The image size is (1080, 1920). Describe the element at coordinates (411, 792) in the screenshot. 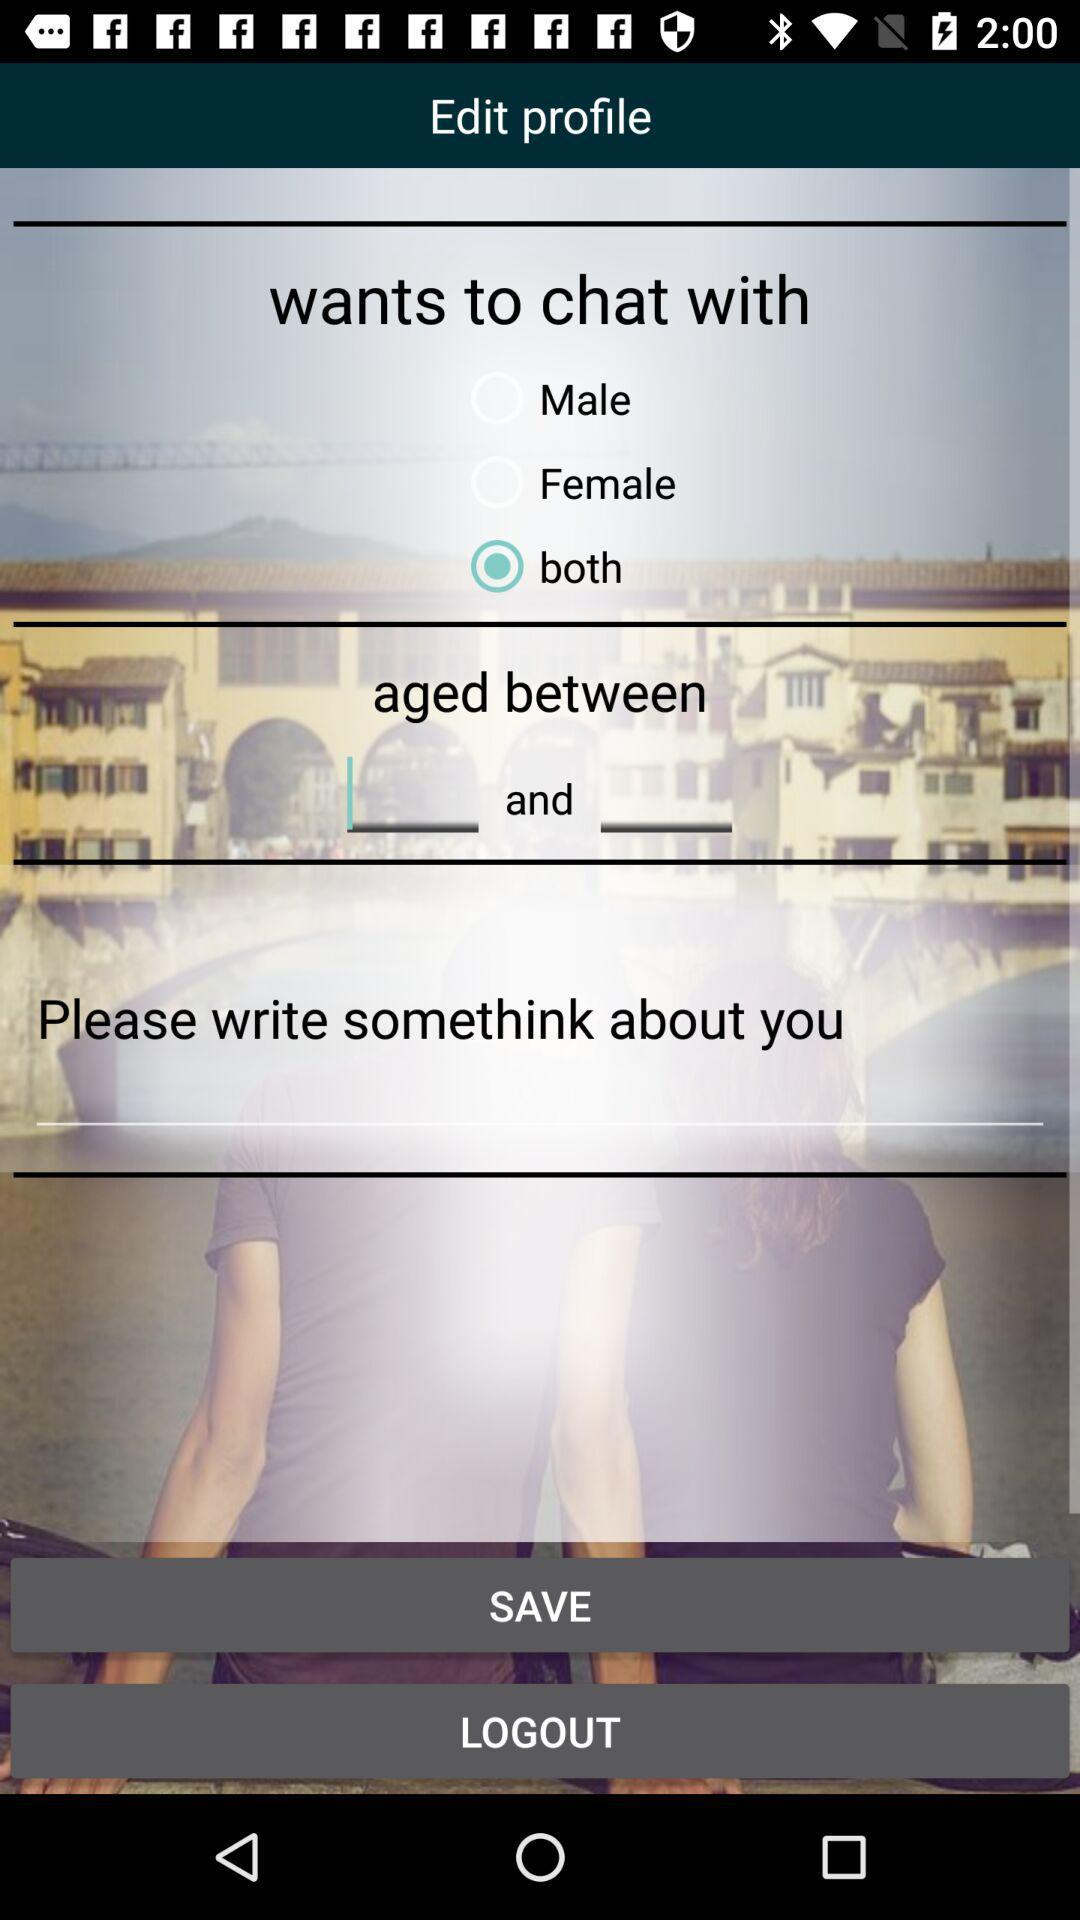

I see `word typeing line` at that location.